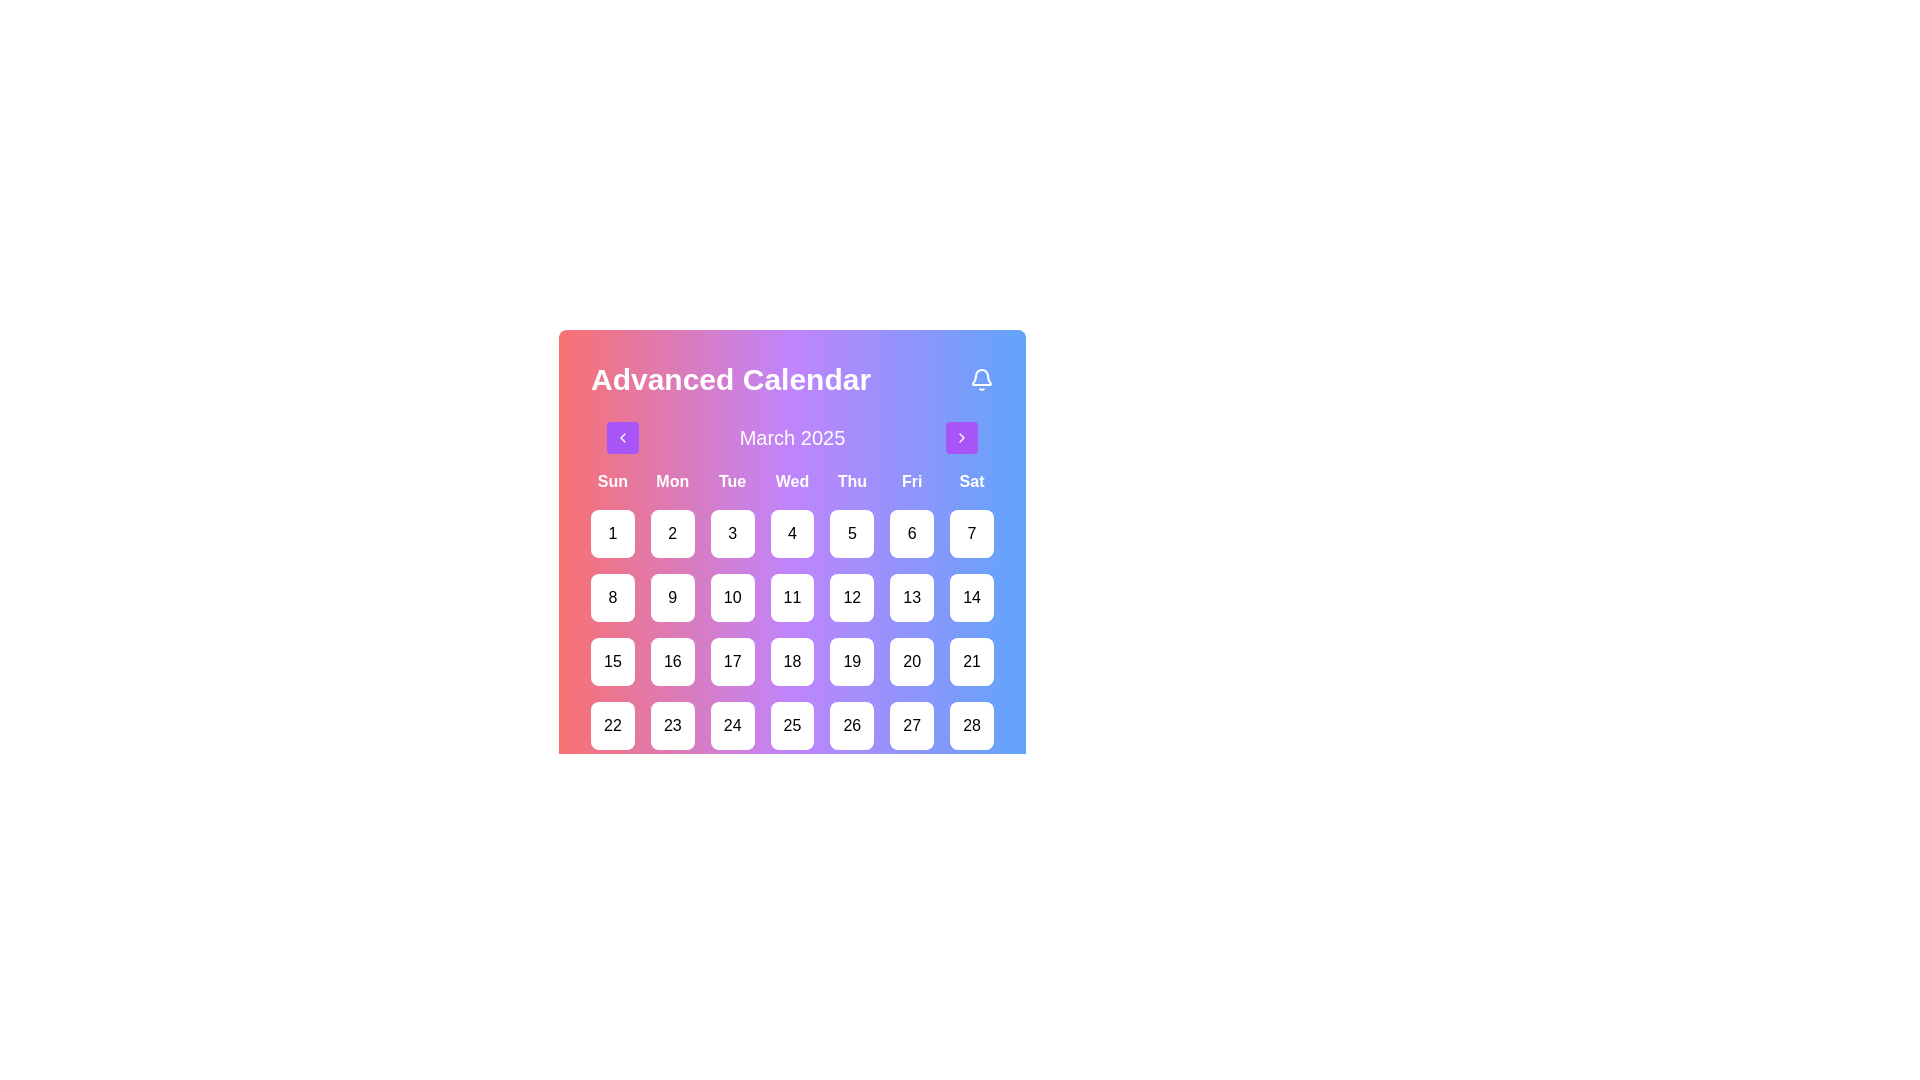  Describe the element at coordinates (911, 532) in the screenshot. I see `the square button with rounded corners displaying the number '6' located under the 'Fri' column in the calendar grid` at that location.